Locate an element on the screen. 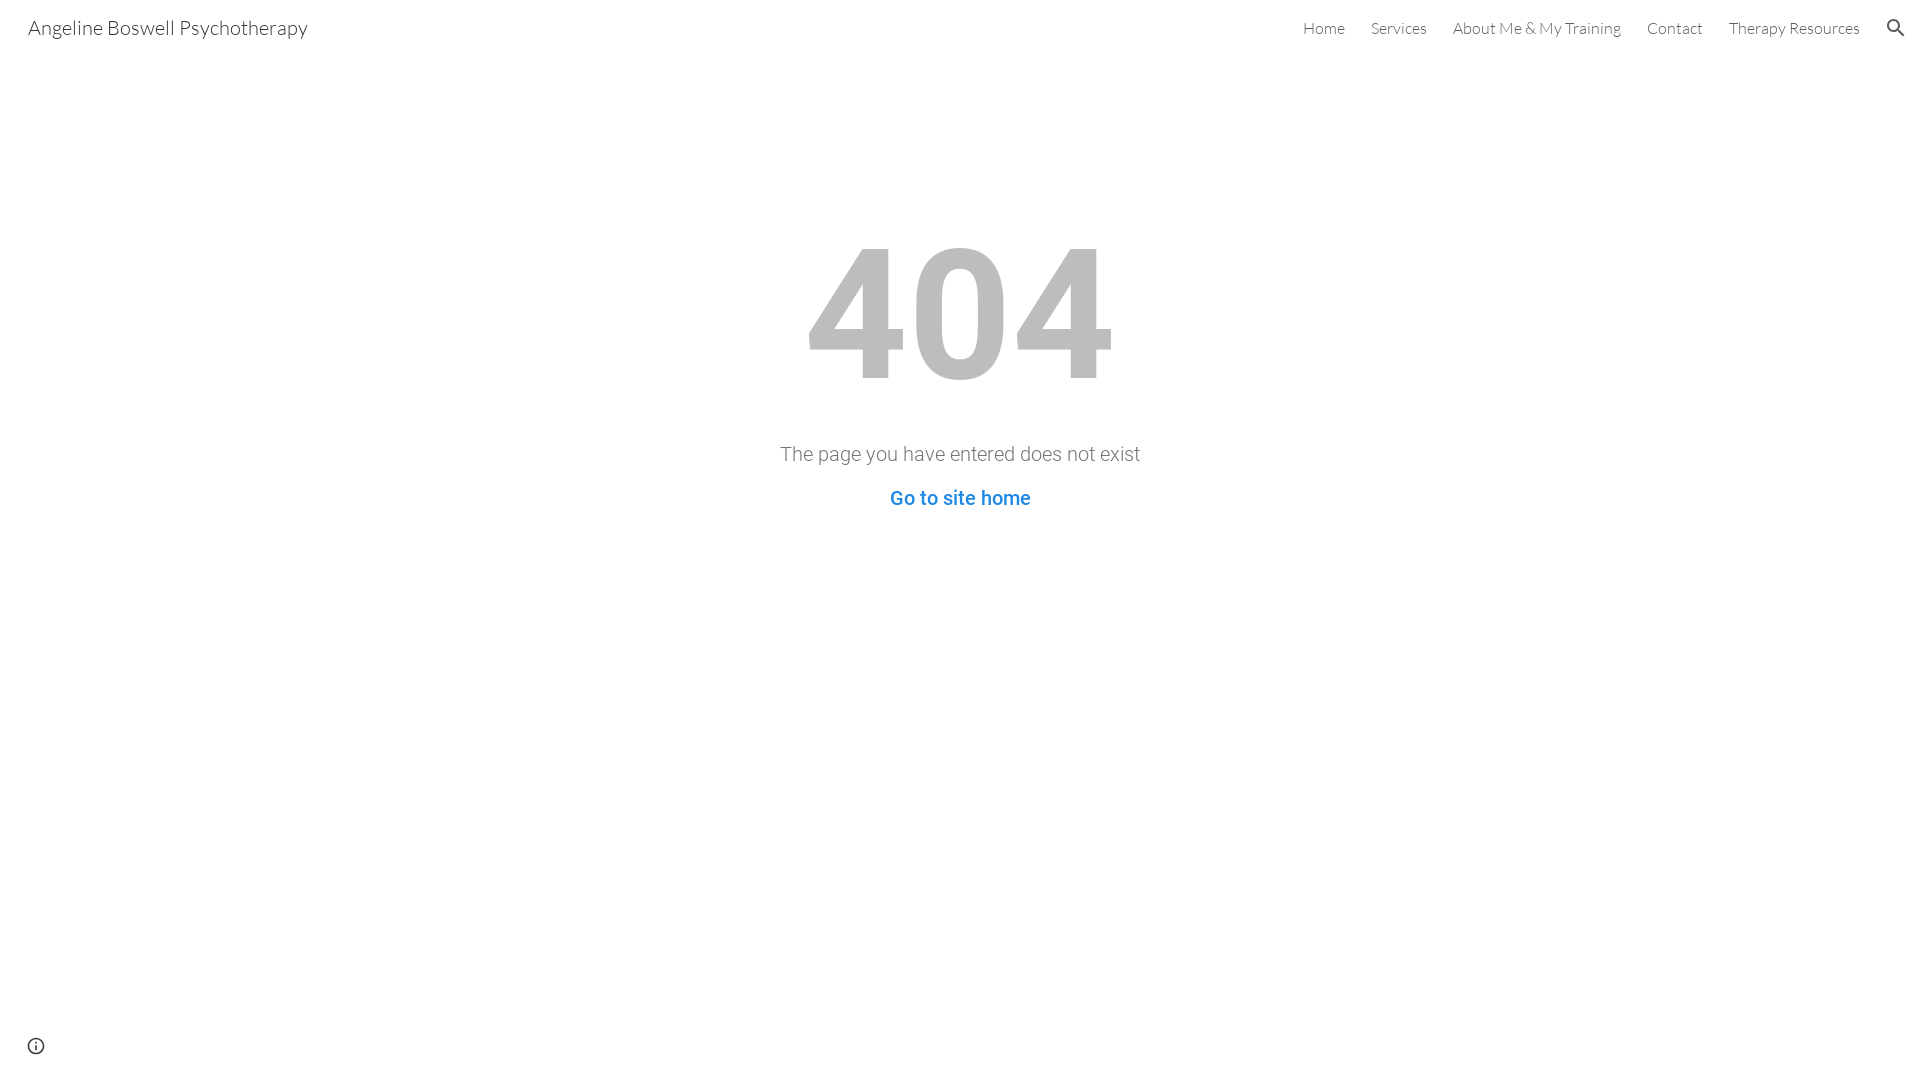 The image size is (1920, 1080). 'Go to site home' is located at coordinates (888, 496).